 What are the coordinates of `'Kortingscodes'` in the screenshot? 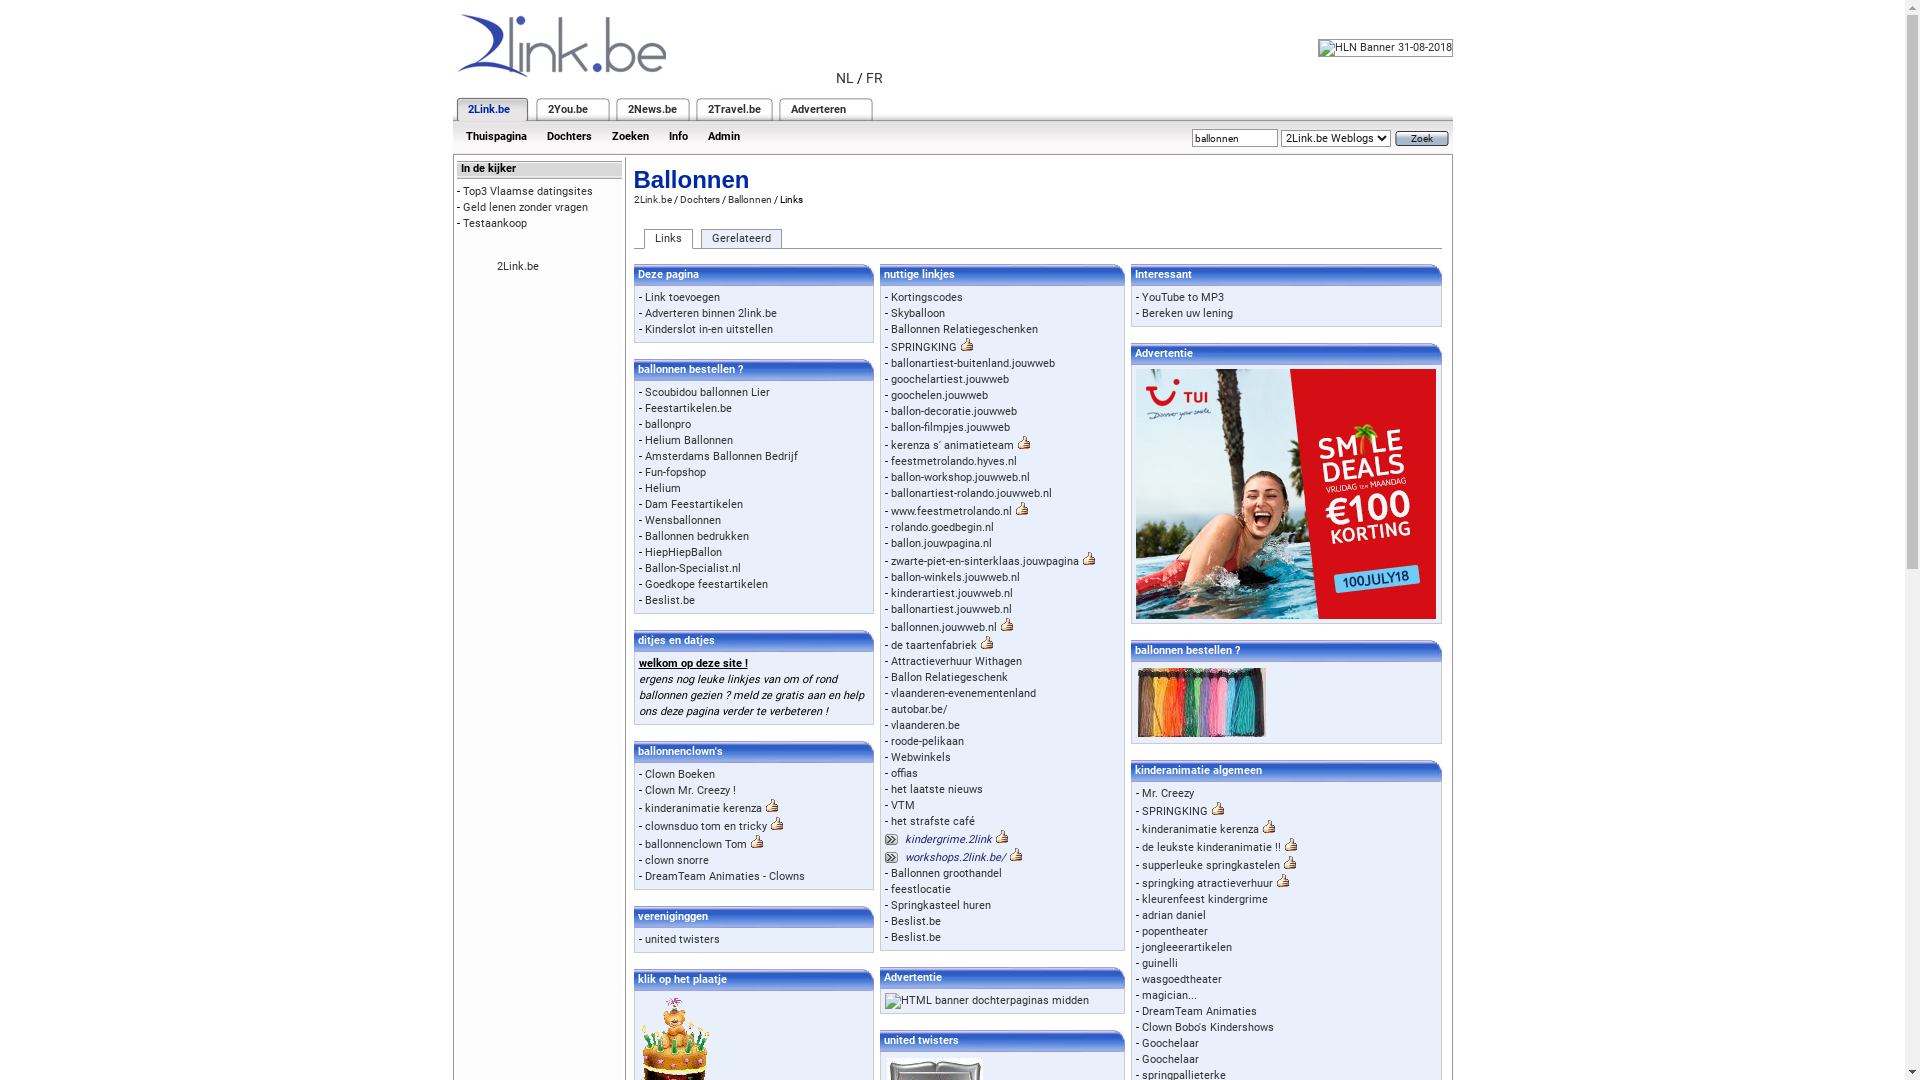 It's located at (925, 297).